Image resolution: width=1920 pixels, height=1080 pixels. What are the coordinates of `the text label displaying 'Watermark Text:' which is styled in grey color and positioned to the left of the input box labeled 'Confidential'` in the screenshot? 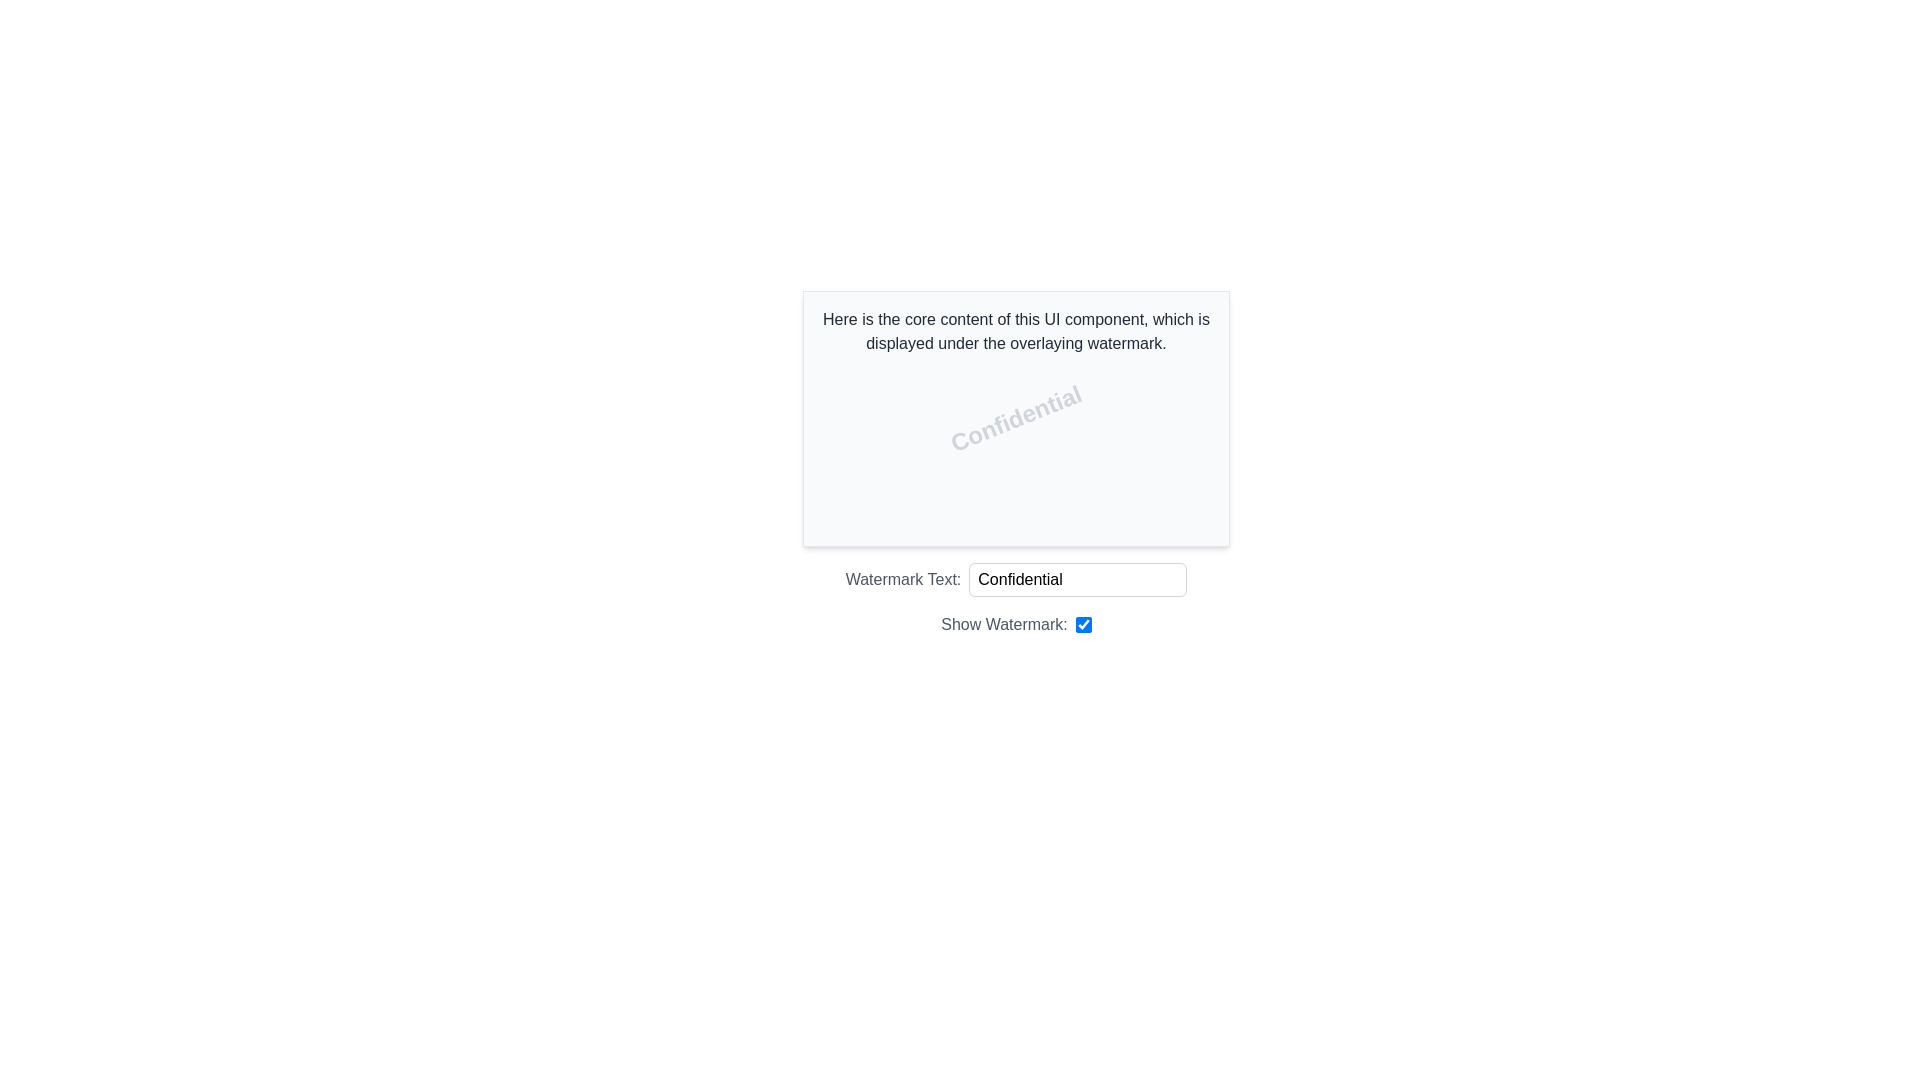 It's located at (902, 579).